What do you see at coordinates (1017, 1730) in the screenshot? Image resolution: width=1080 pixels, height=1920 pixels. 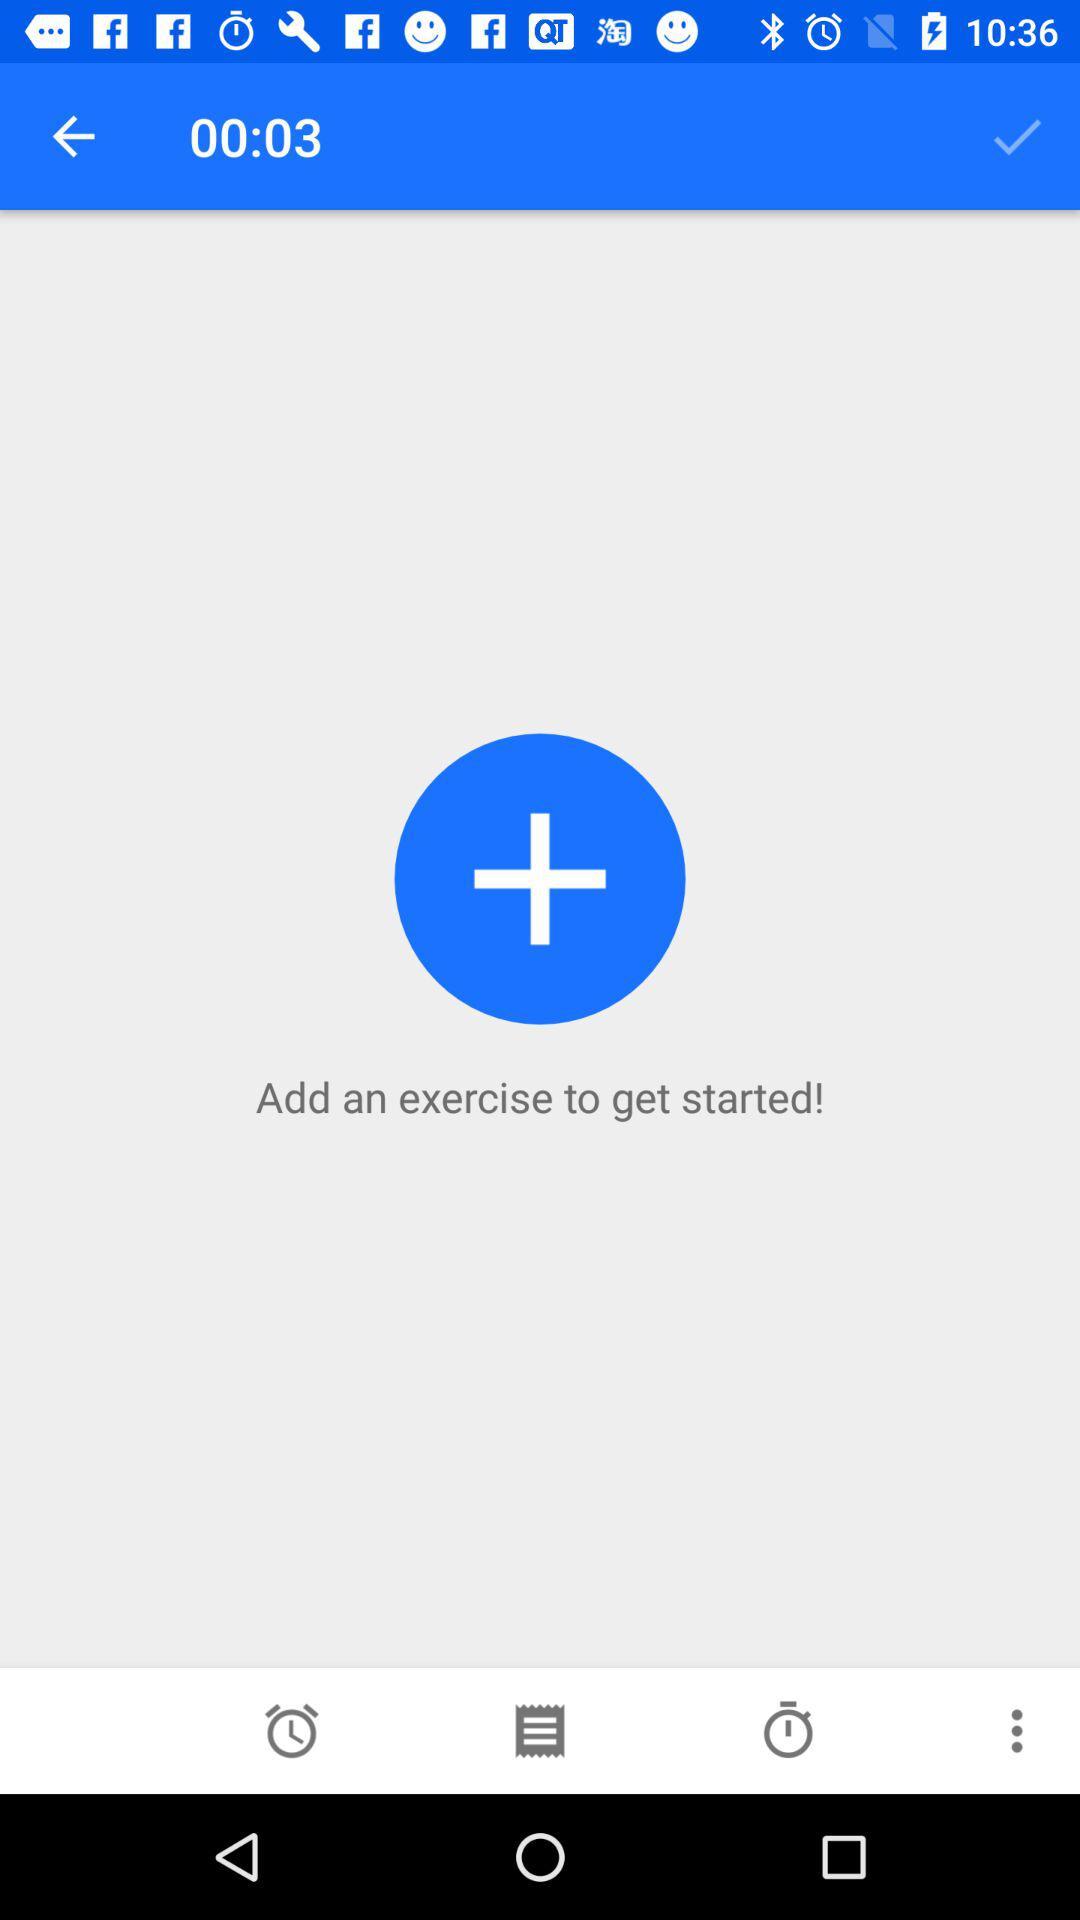 I see `the more icon` at bounding box center [1017, 1730].